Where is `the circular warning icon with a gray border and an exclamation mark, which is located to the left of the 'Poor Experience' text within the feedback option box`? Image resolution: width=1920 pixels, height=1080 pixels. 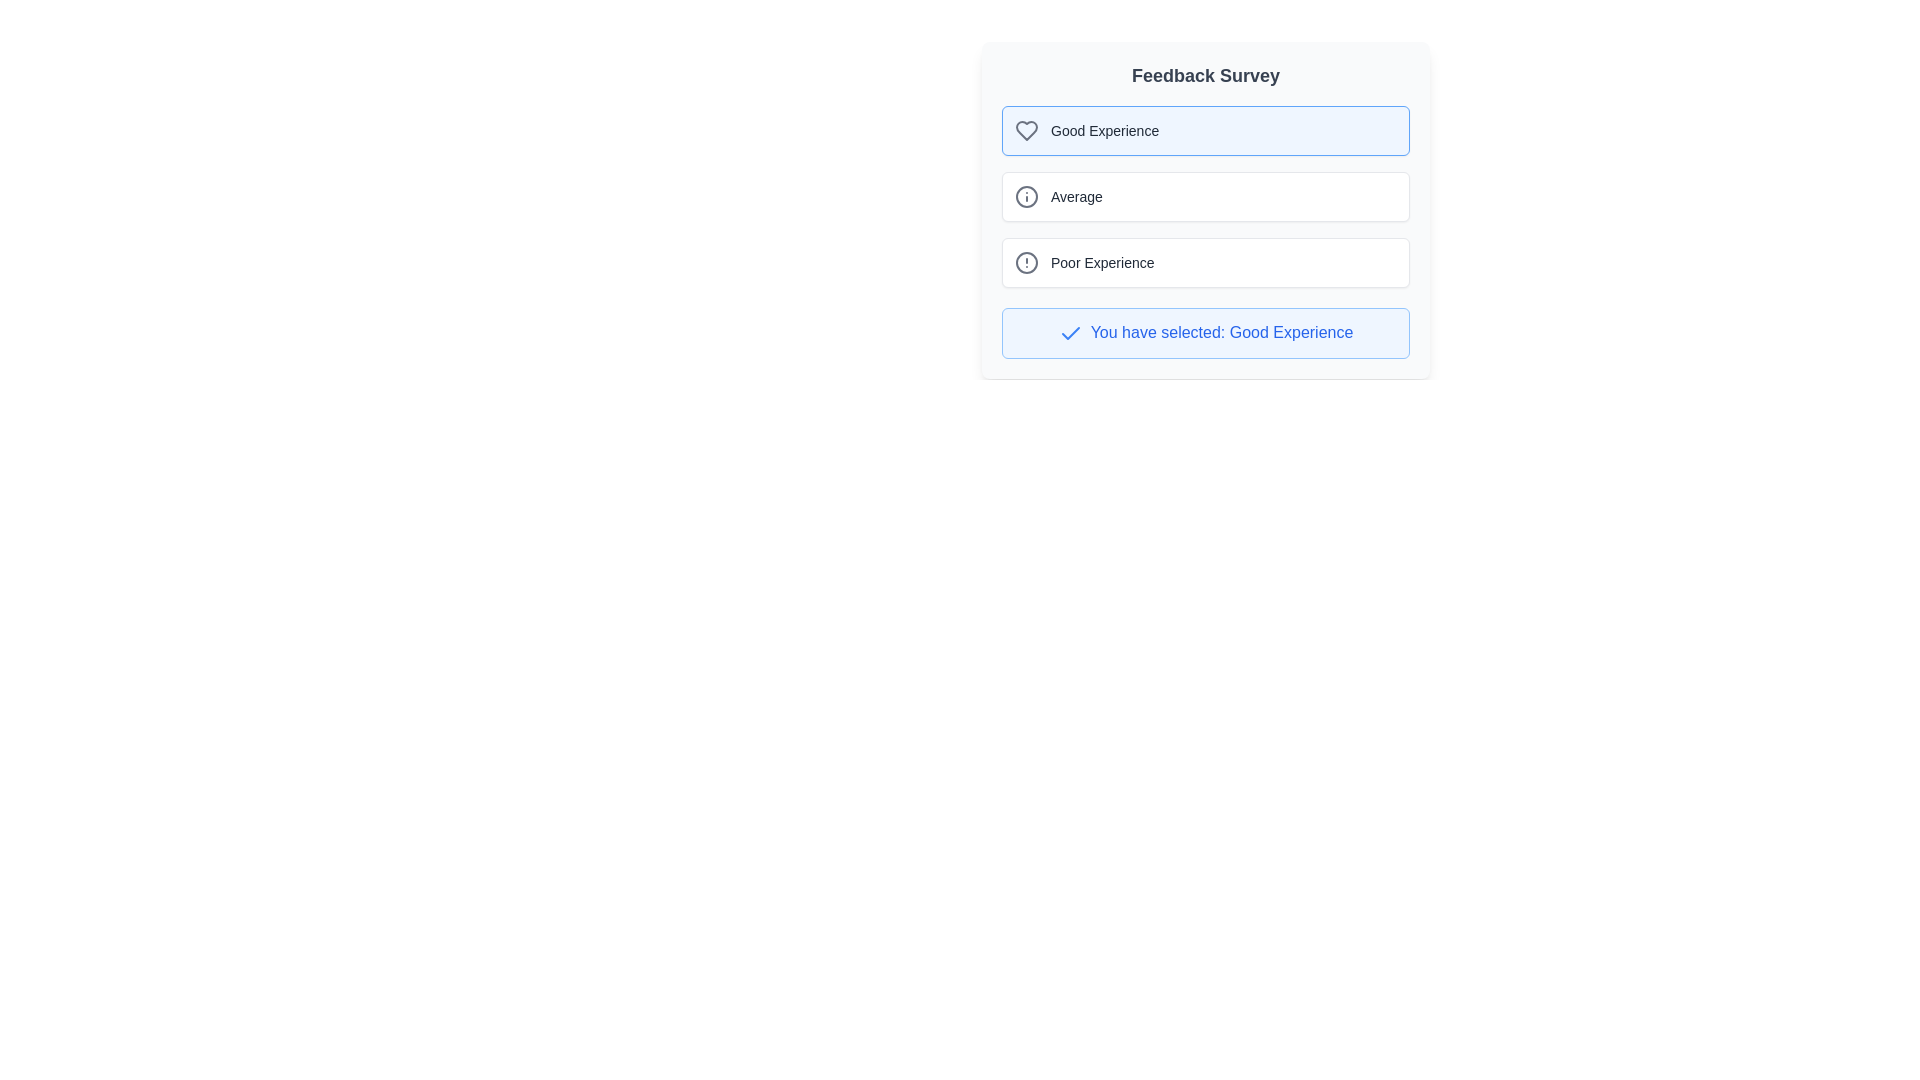 the circular warning icon with a gray border and an exclamation mark, which is located to the left of the 'Poor Experience' text within the feedback option box is located at coordinates (1027, 261).